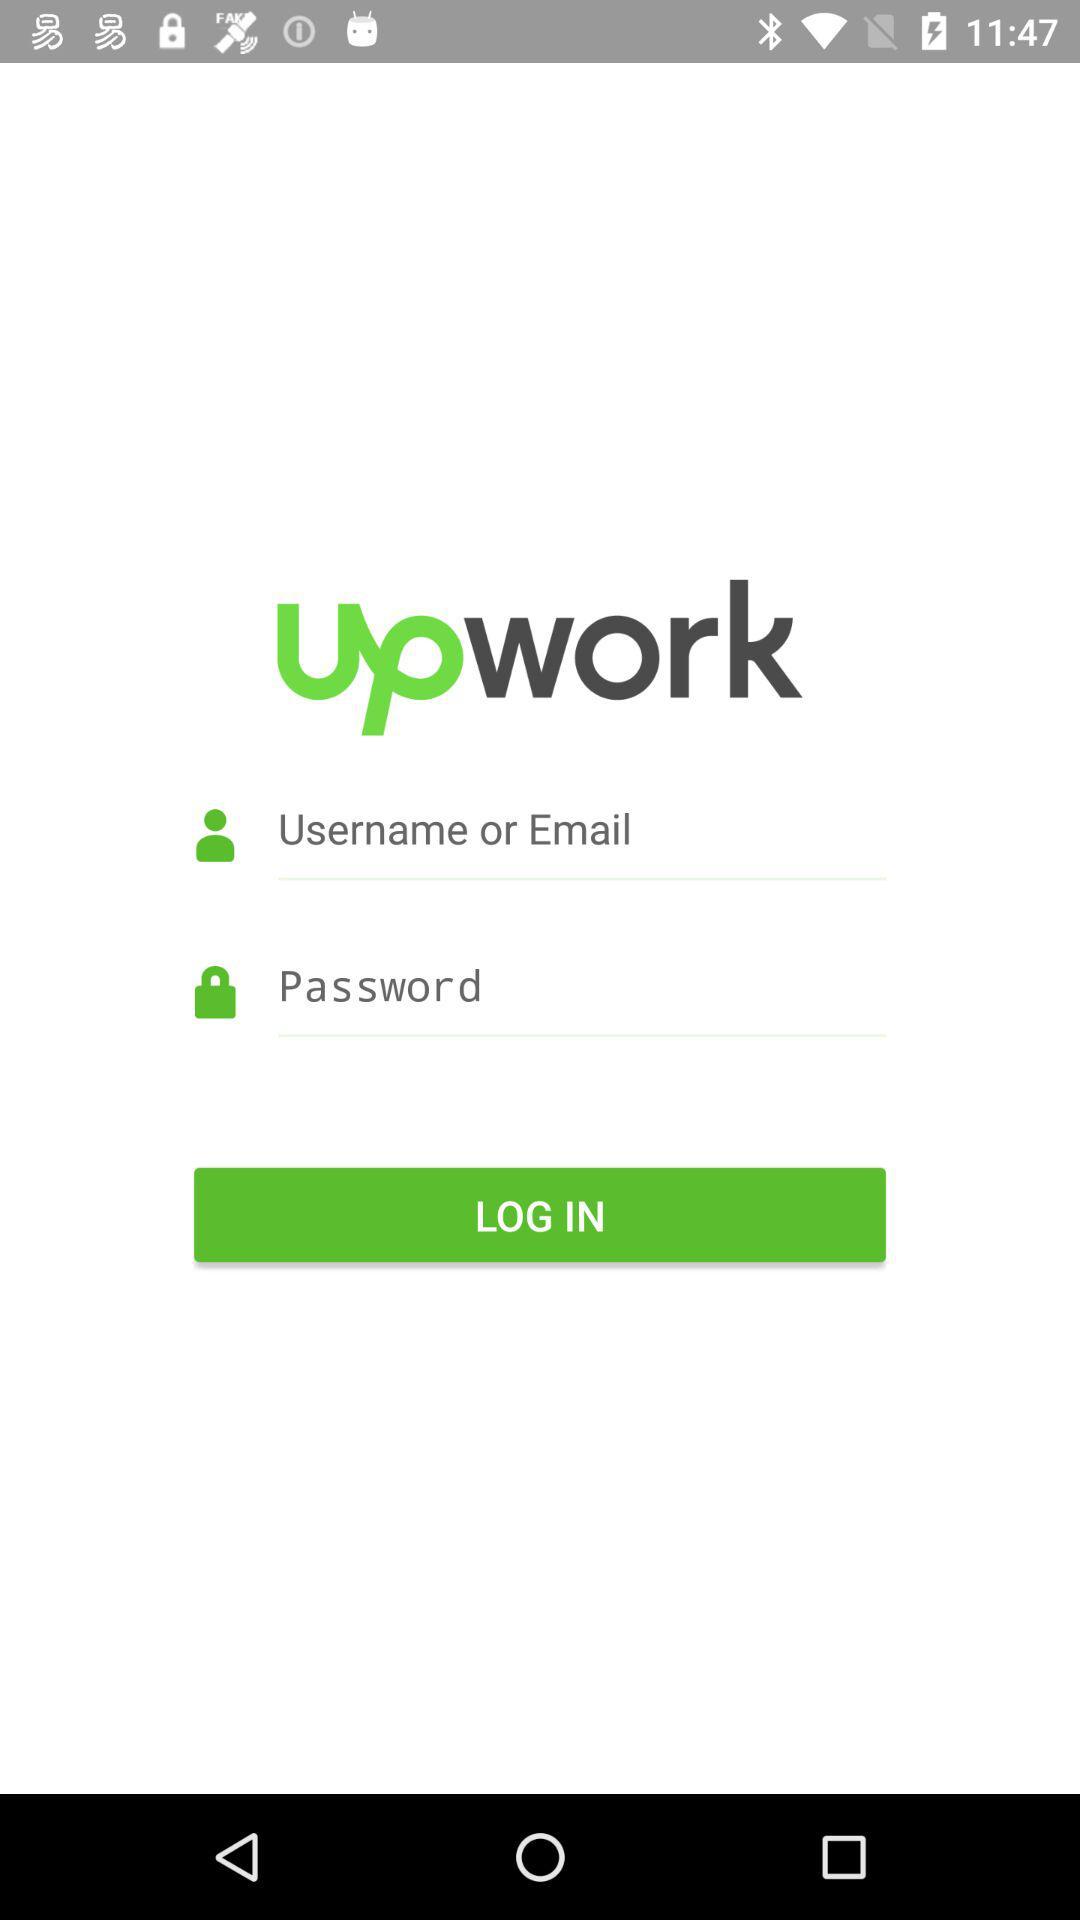  What do you see at coordinates (540, 1213) in the screenshot?
I see `the log in` at bounding box center [540, 1213].